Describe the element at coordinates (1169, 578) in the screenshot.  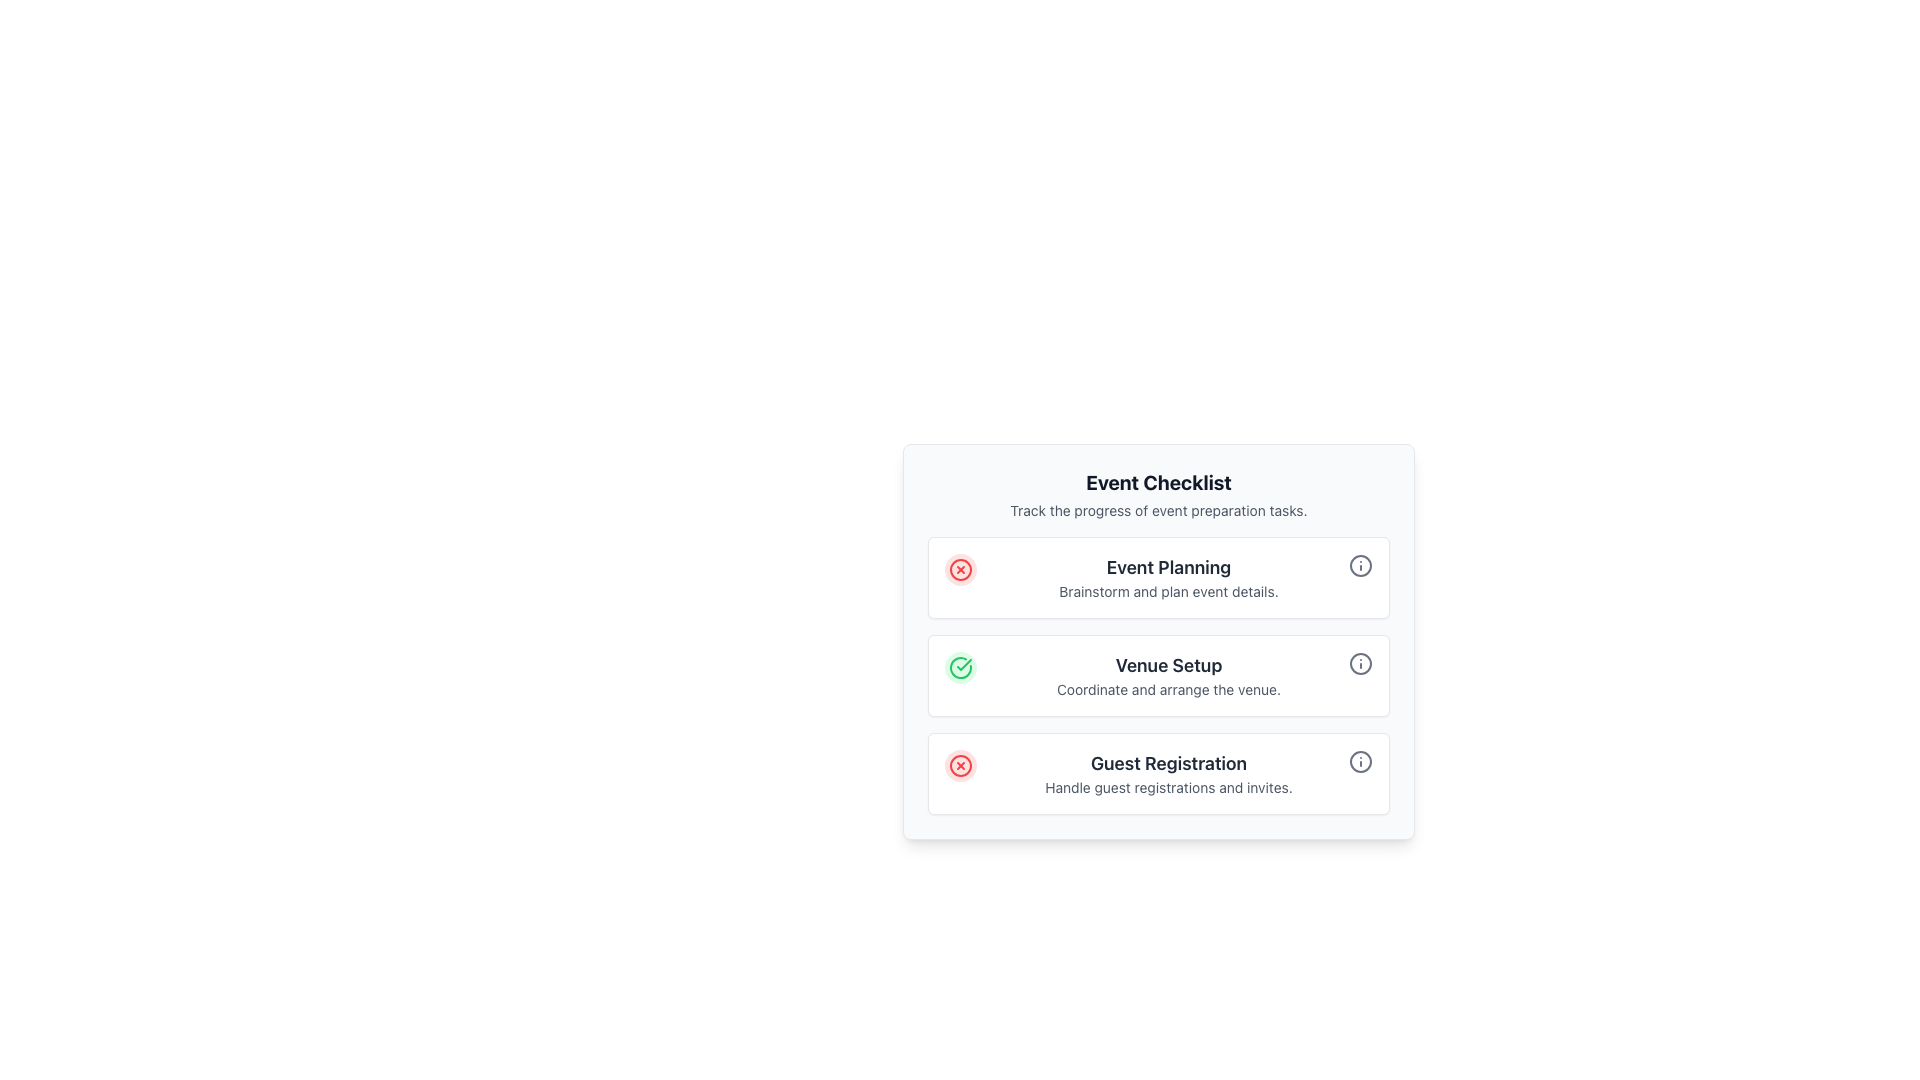
I see `text that provides an overview of the 'Event Planning' task located within the first card of the 'Event Checklist' section` at that location.